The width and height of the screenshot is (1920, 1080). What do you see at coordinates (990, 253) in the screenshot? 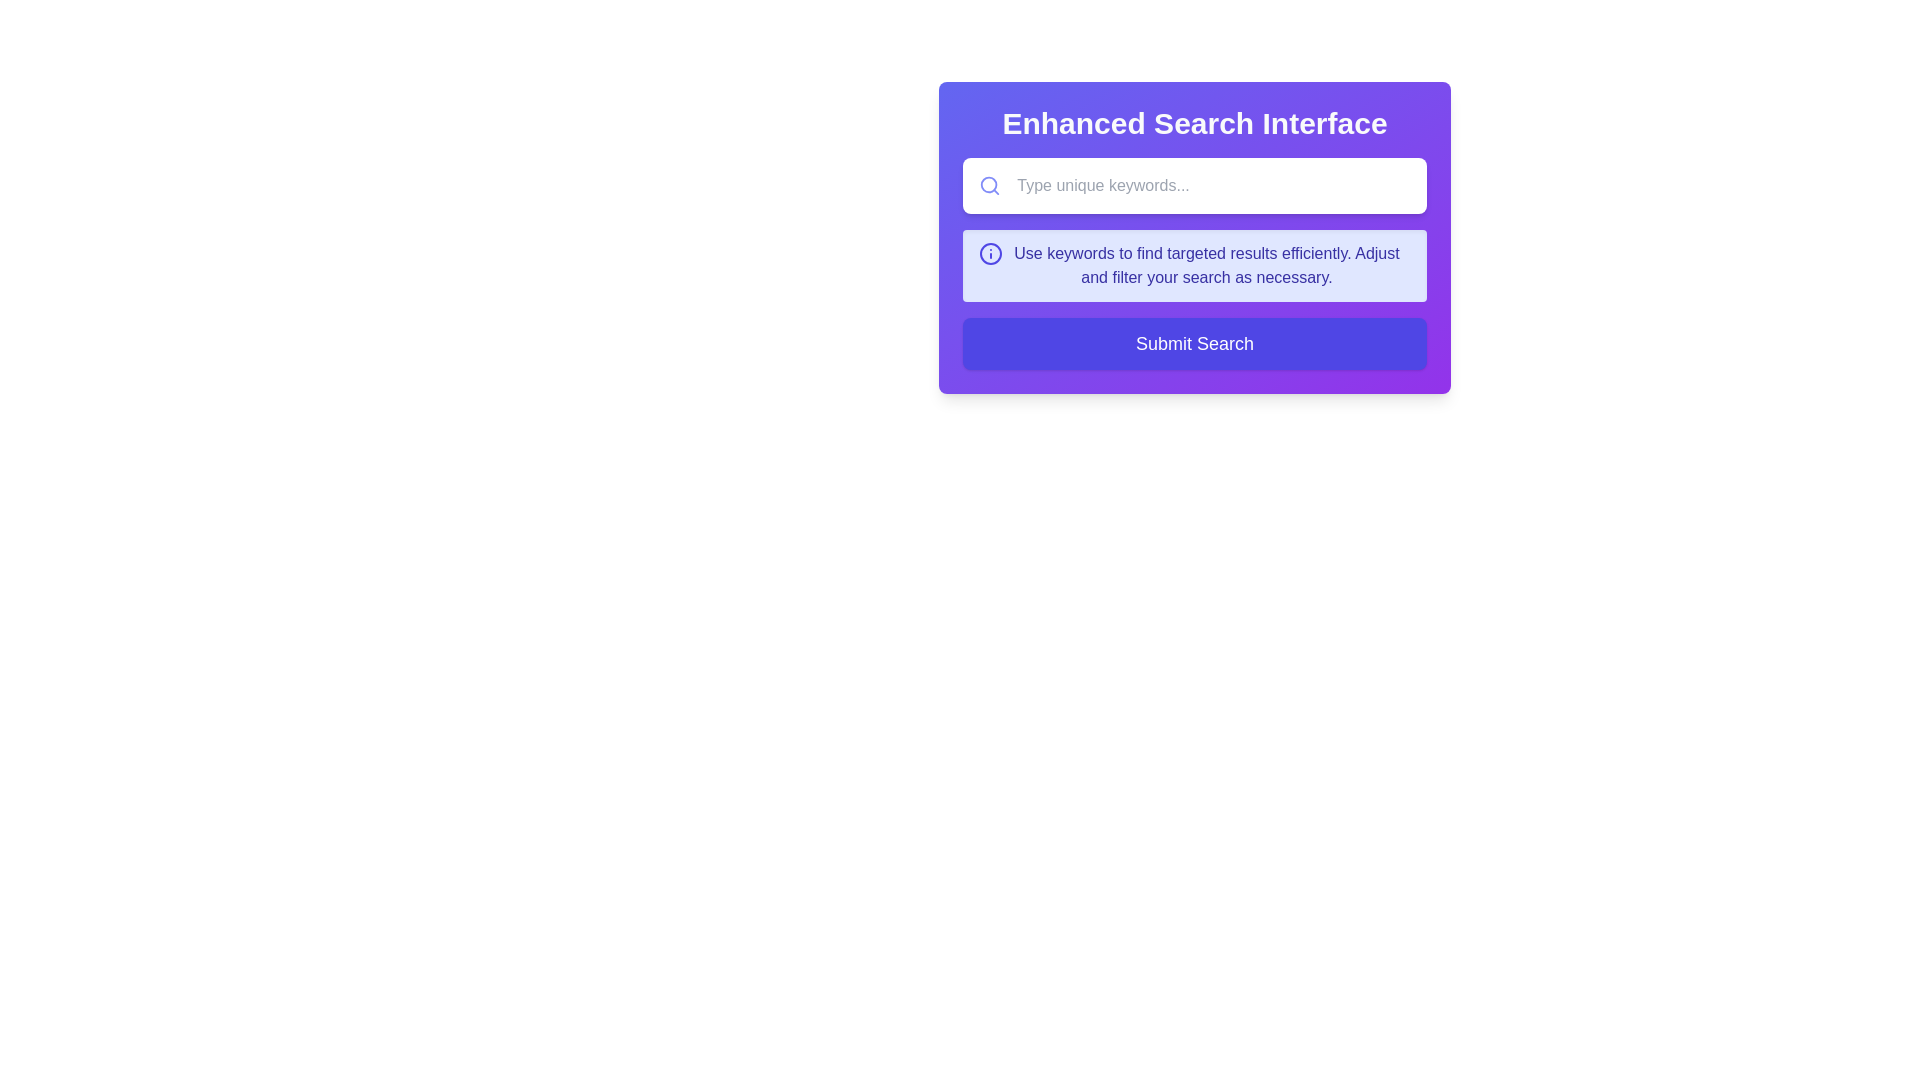
I see `the circular icon with an indigo border and internal symbol, located to the left of the instruction text block about using keywords for search results` at bounding box center [990, 253].